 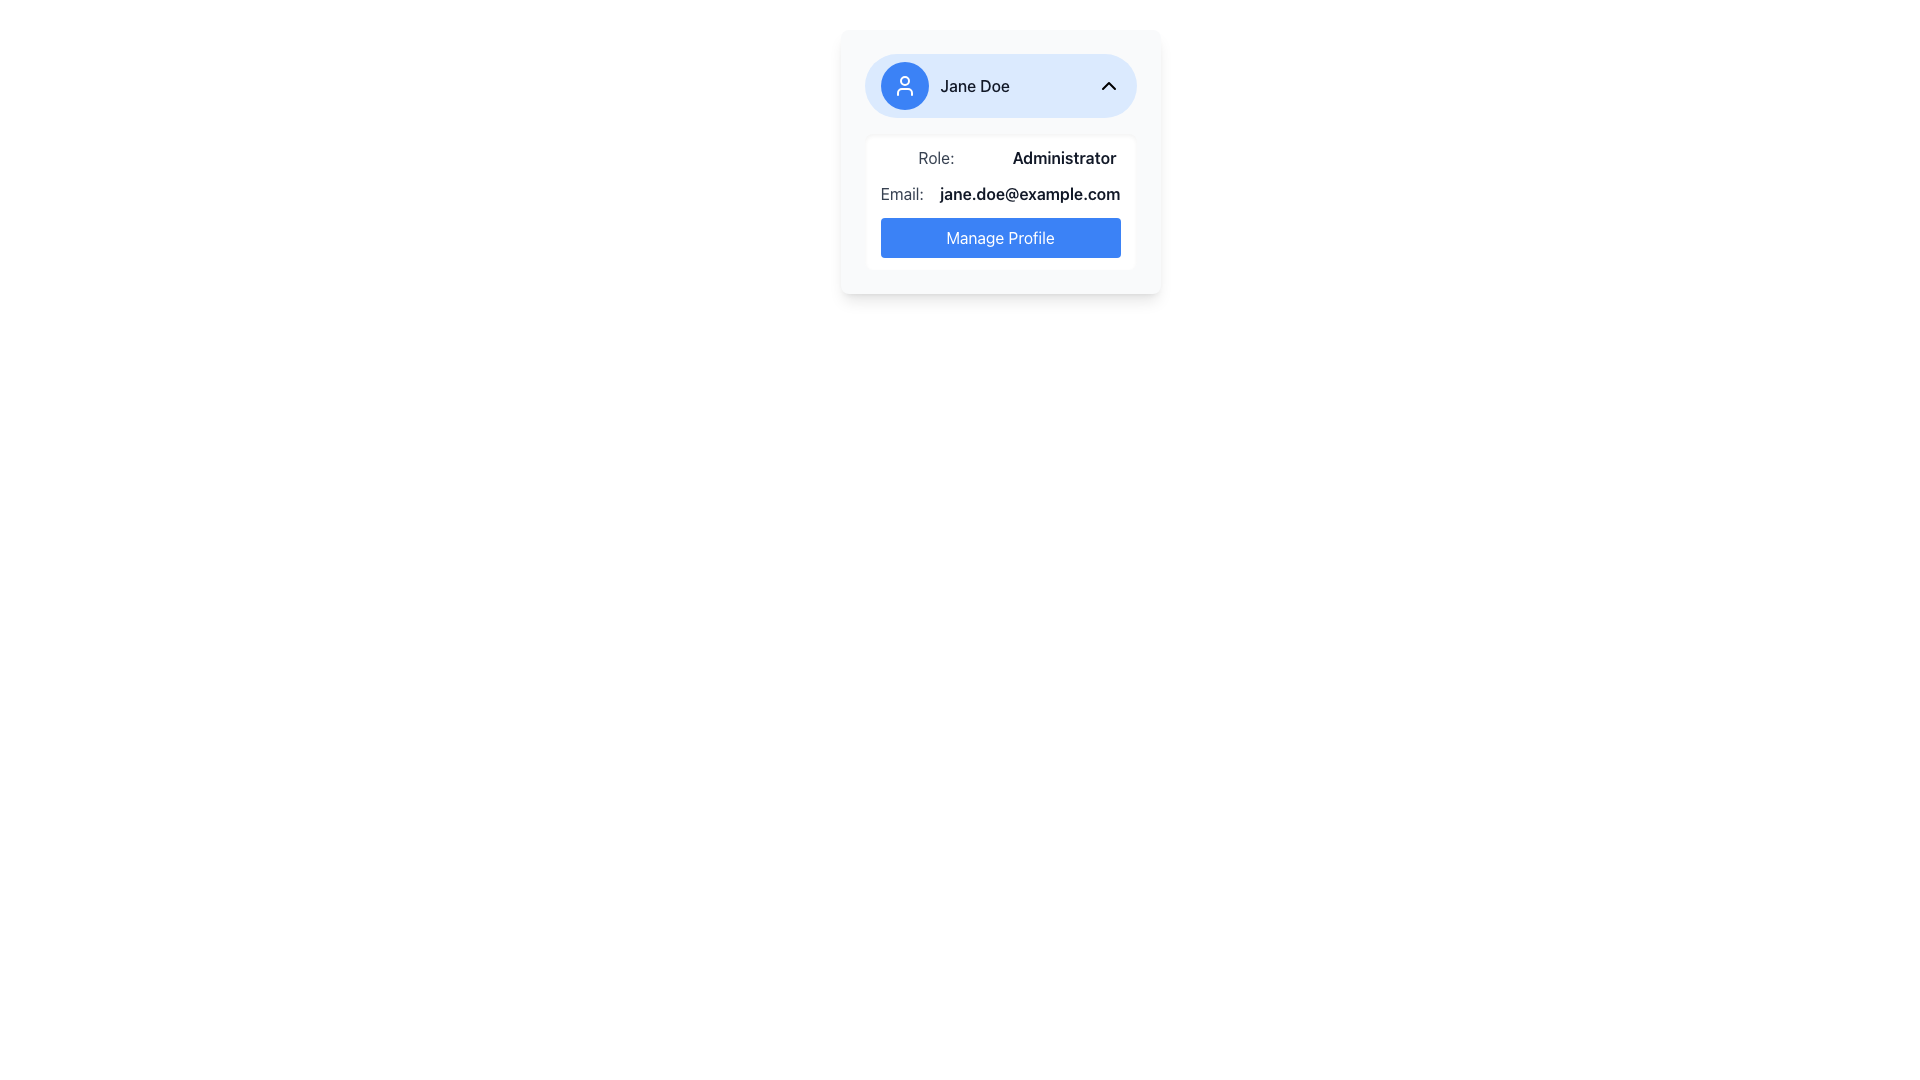 I want to click on the static informational text displaying the email address 'jane.doe@example.com', which is styled in black and located between the user's role and the 'Manage Profile' button, so click(x=1000, y=193).